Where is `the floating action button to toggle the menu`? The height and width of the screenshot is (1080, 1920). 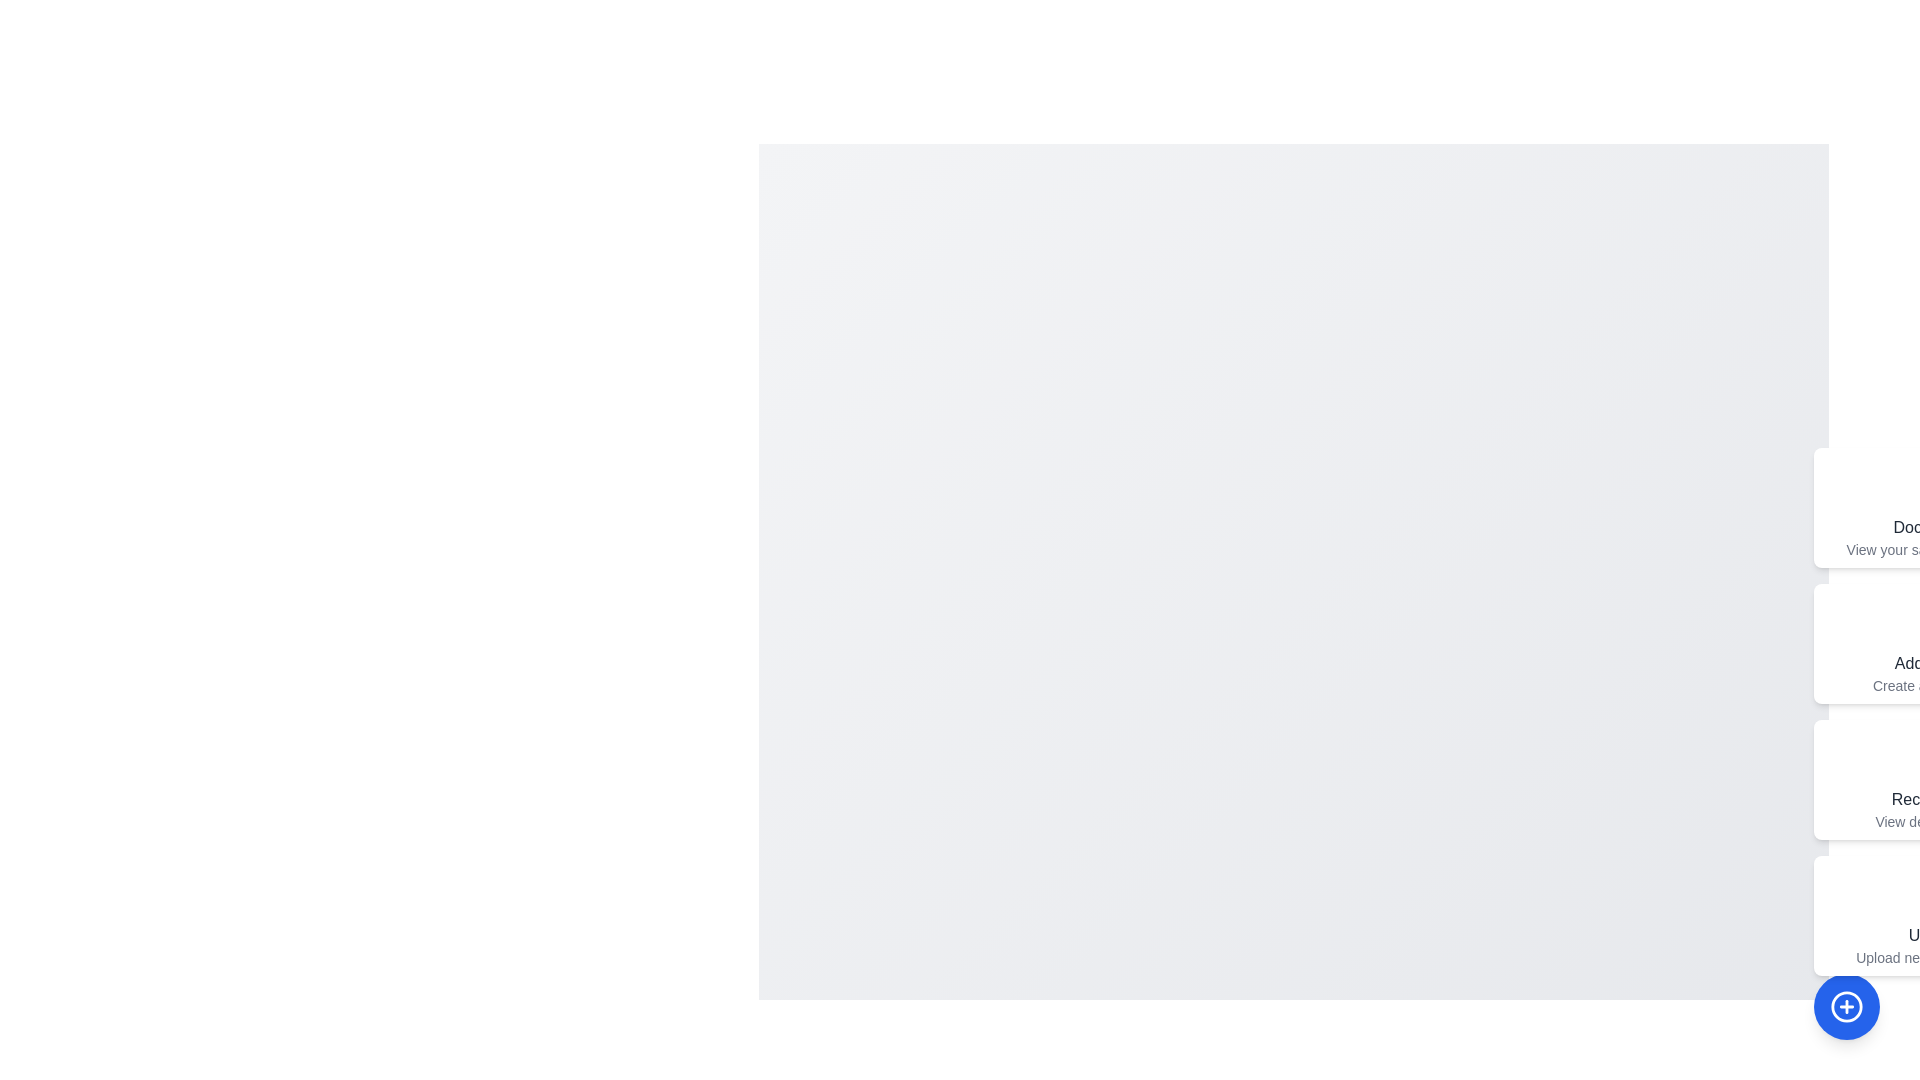 the floating action button to toggle the menu is located at coordinates (1846, 1006).